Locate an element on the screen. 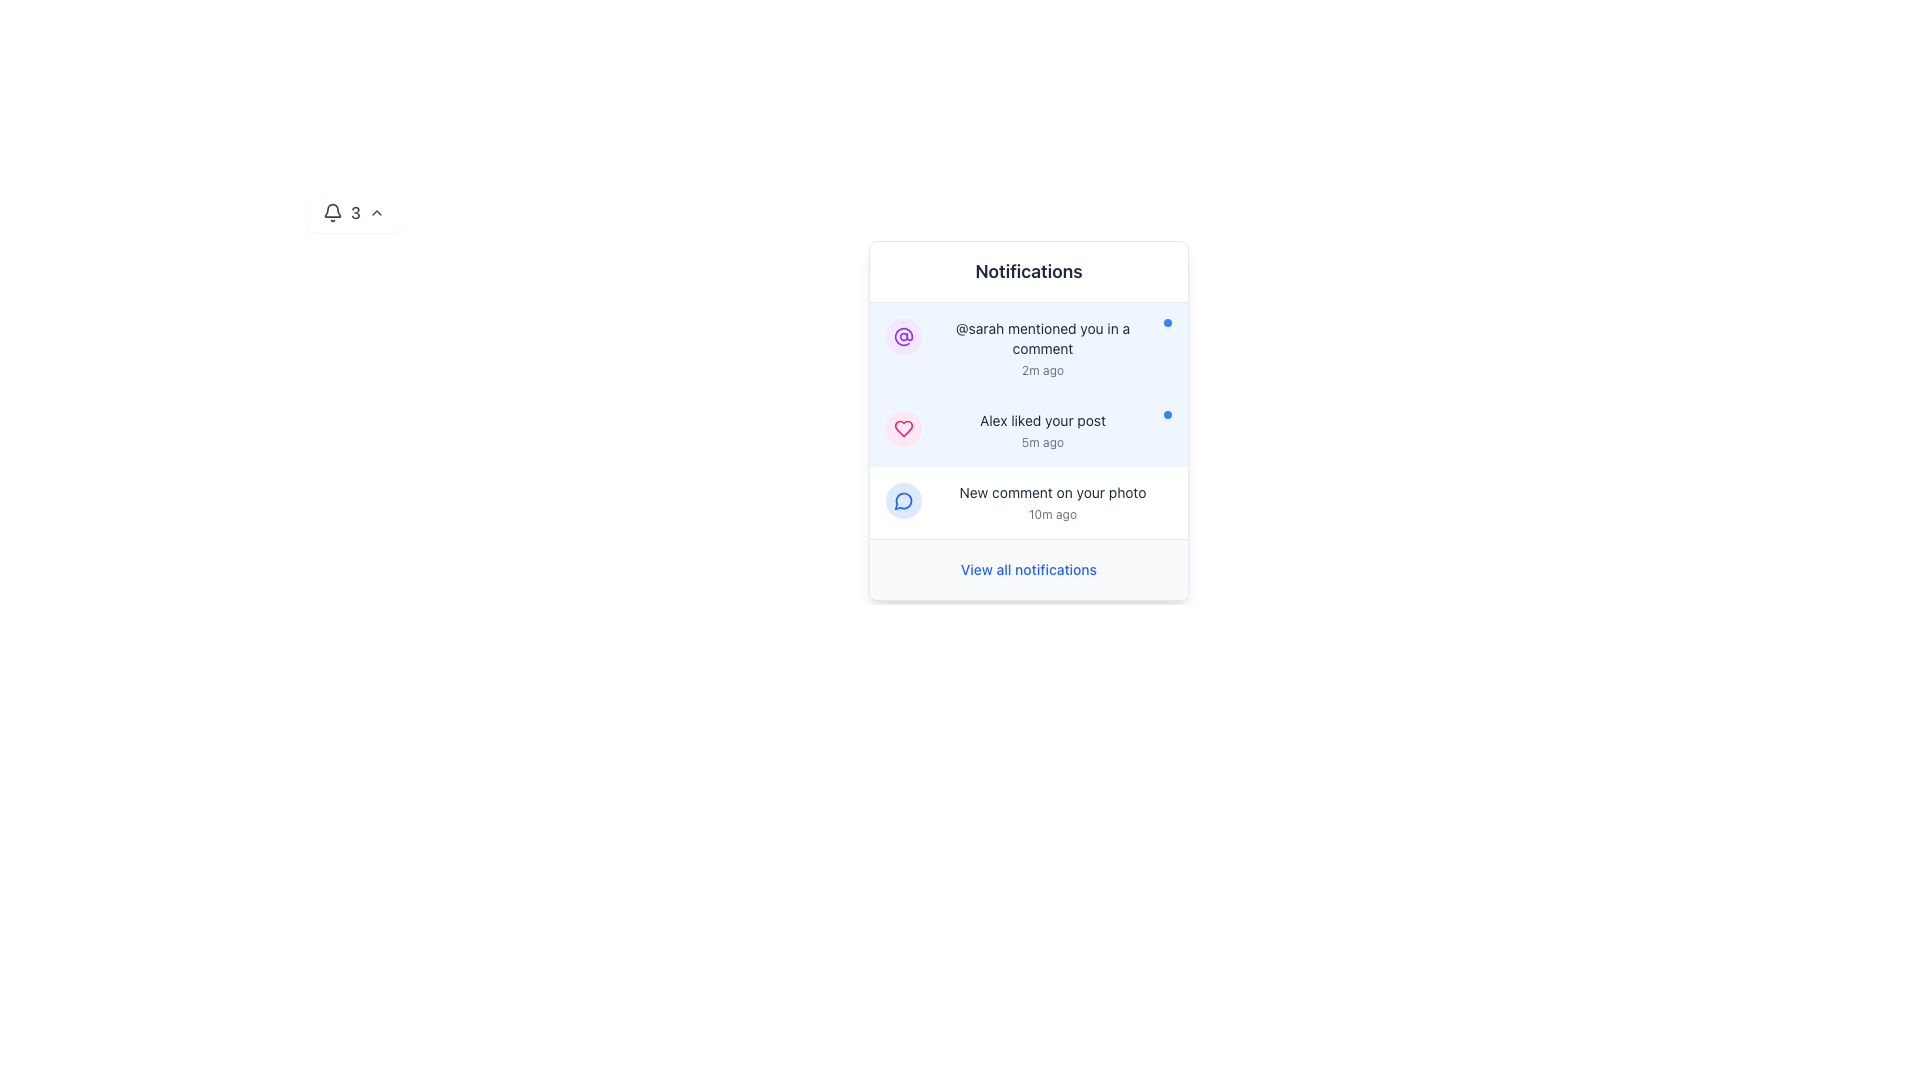 The height and width of the screenshot is (1080, 1920). individual notifications in the scrollable list located below the 'Notifications' title is located at coordinates (1028, 419).